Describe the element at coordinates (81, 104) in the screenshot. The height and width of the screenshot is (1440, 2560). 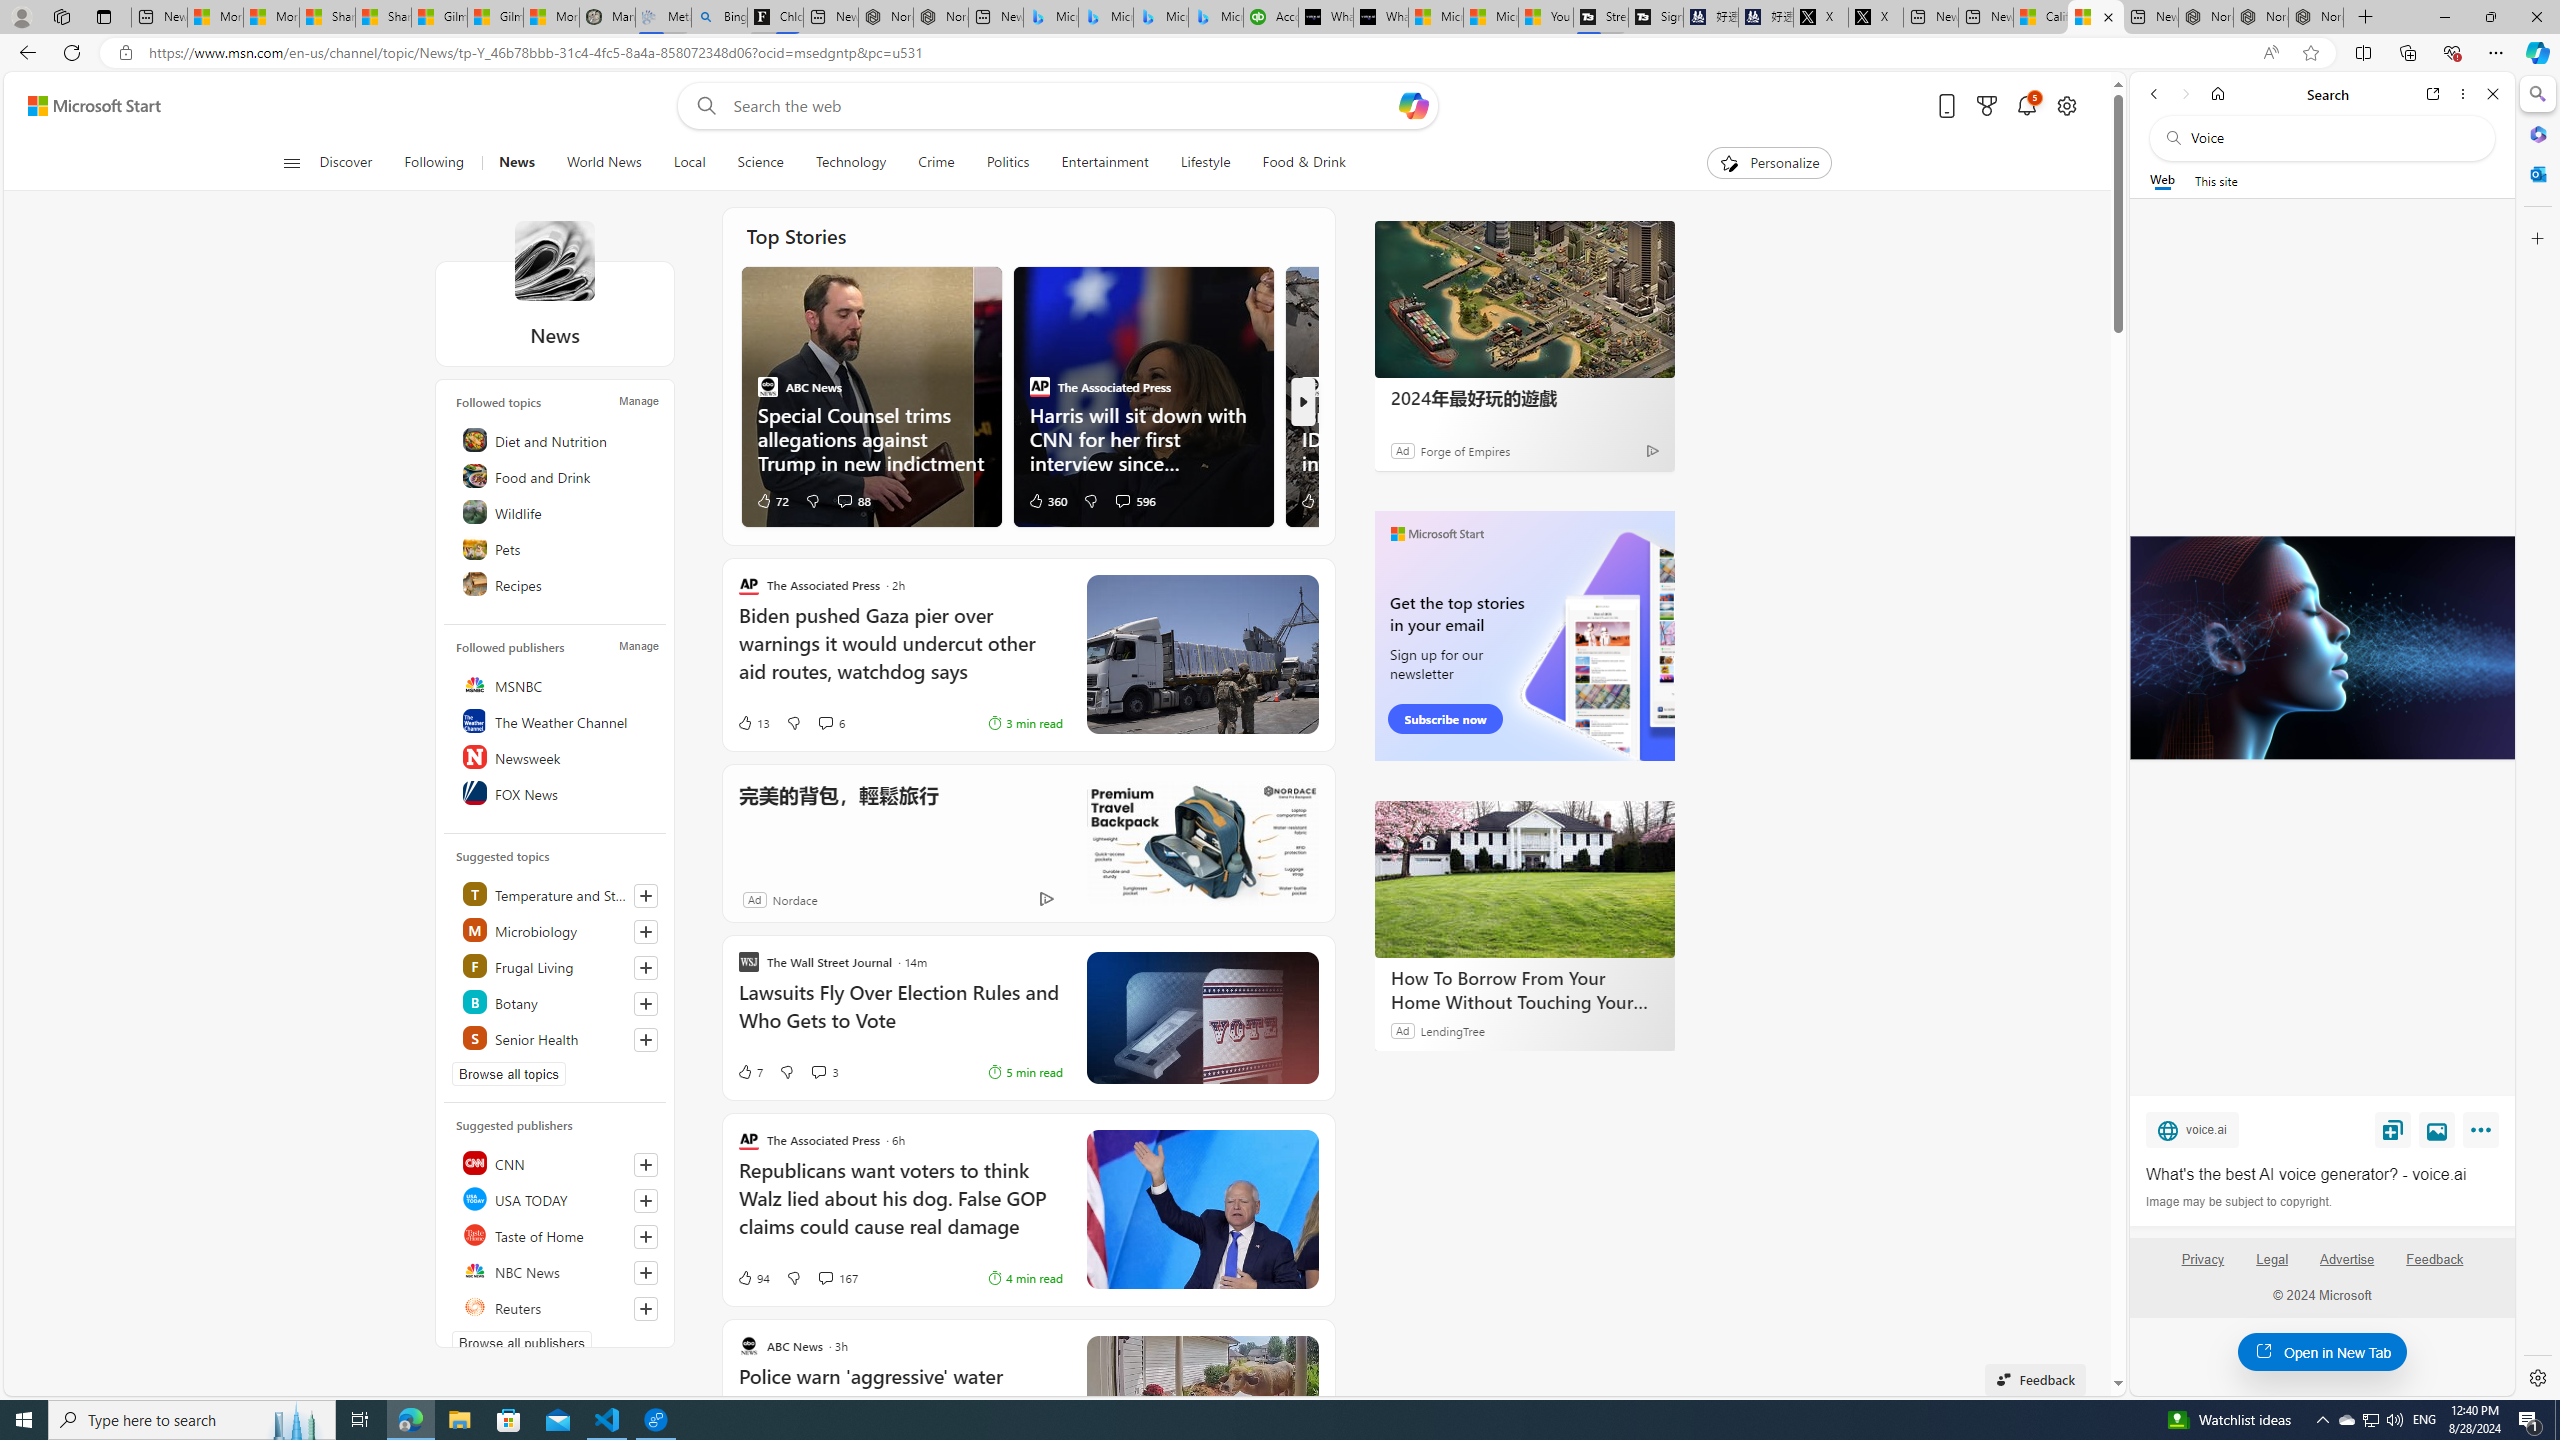
I see `'Skip to footer'` at that location.